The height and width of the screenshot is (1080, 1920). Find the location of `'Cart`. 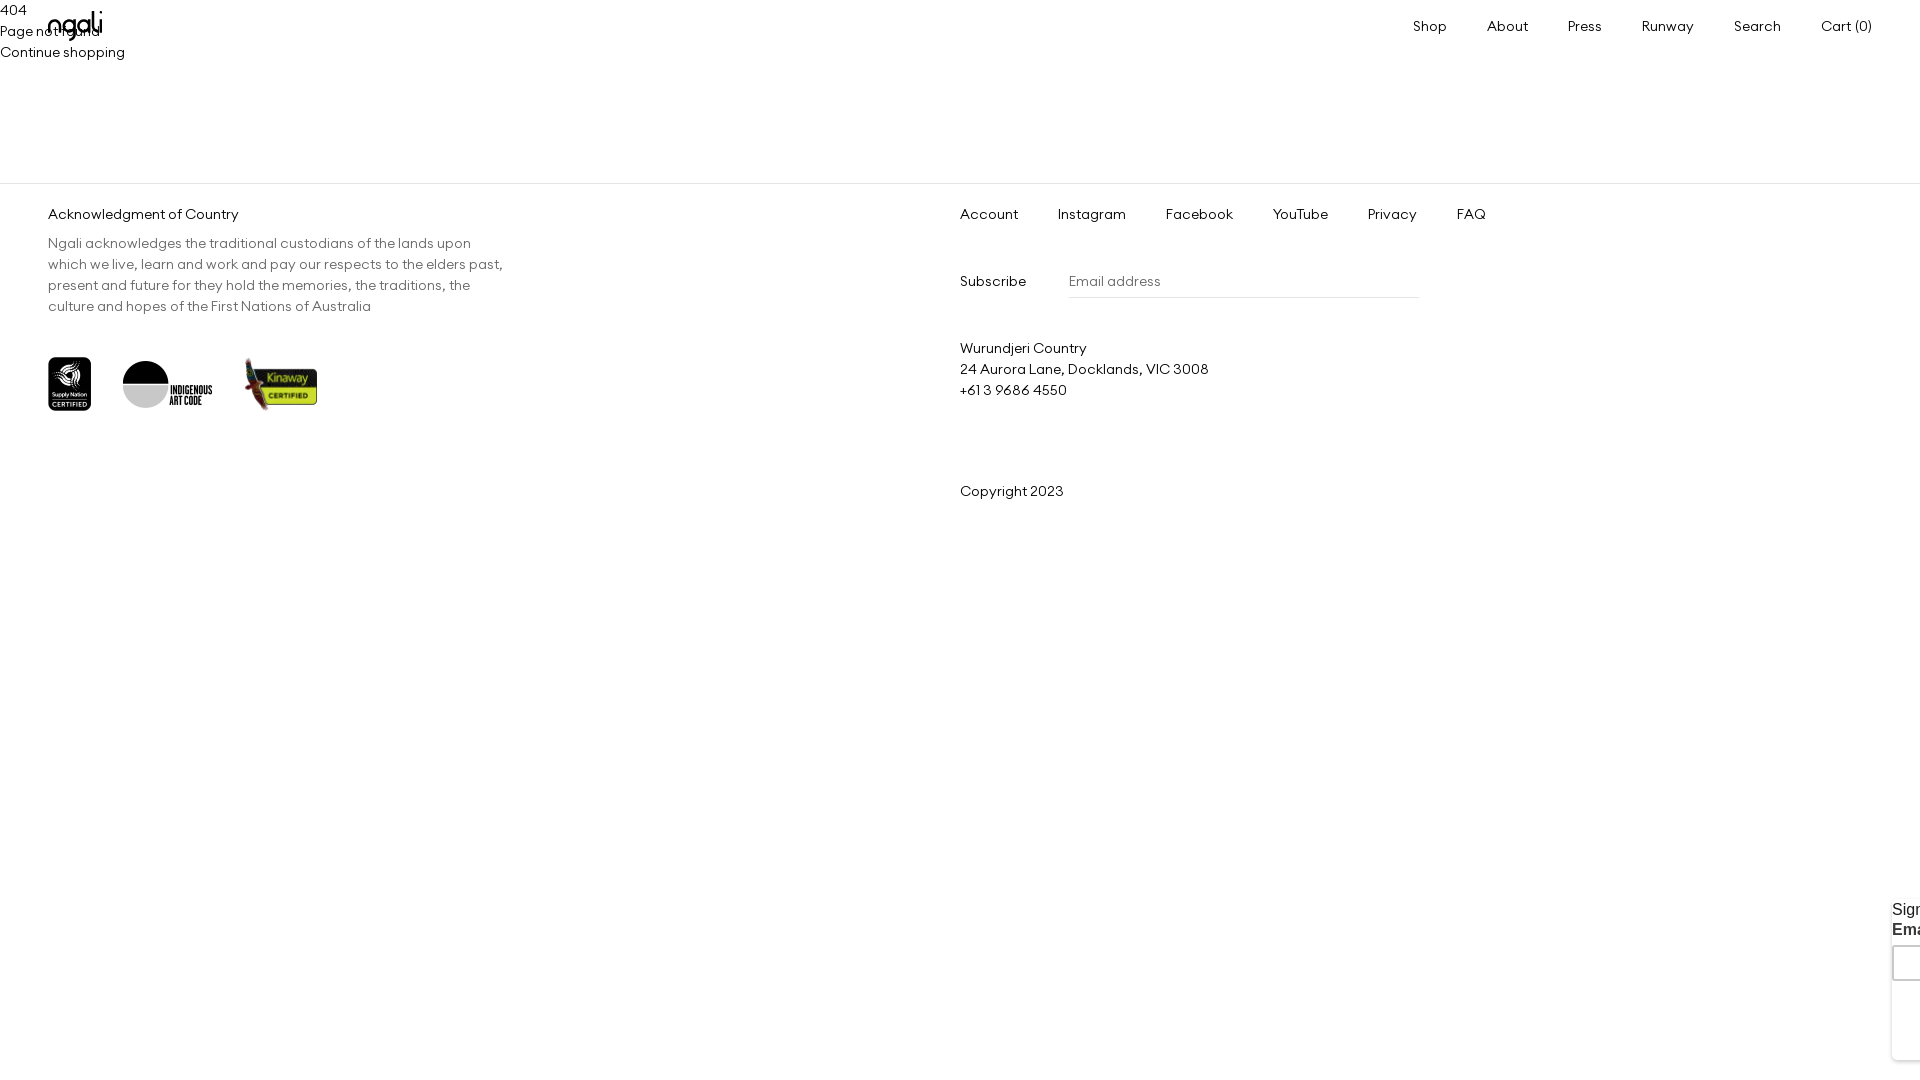

'Cart is located at coordinates (1845, 26).